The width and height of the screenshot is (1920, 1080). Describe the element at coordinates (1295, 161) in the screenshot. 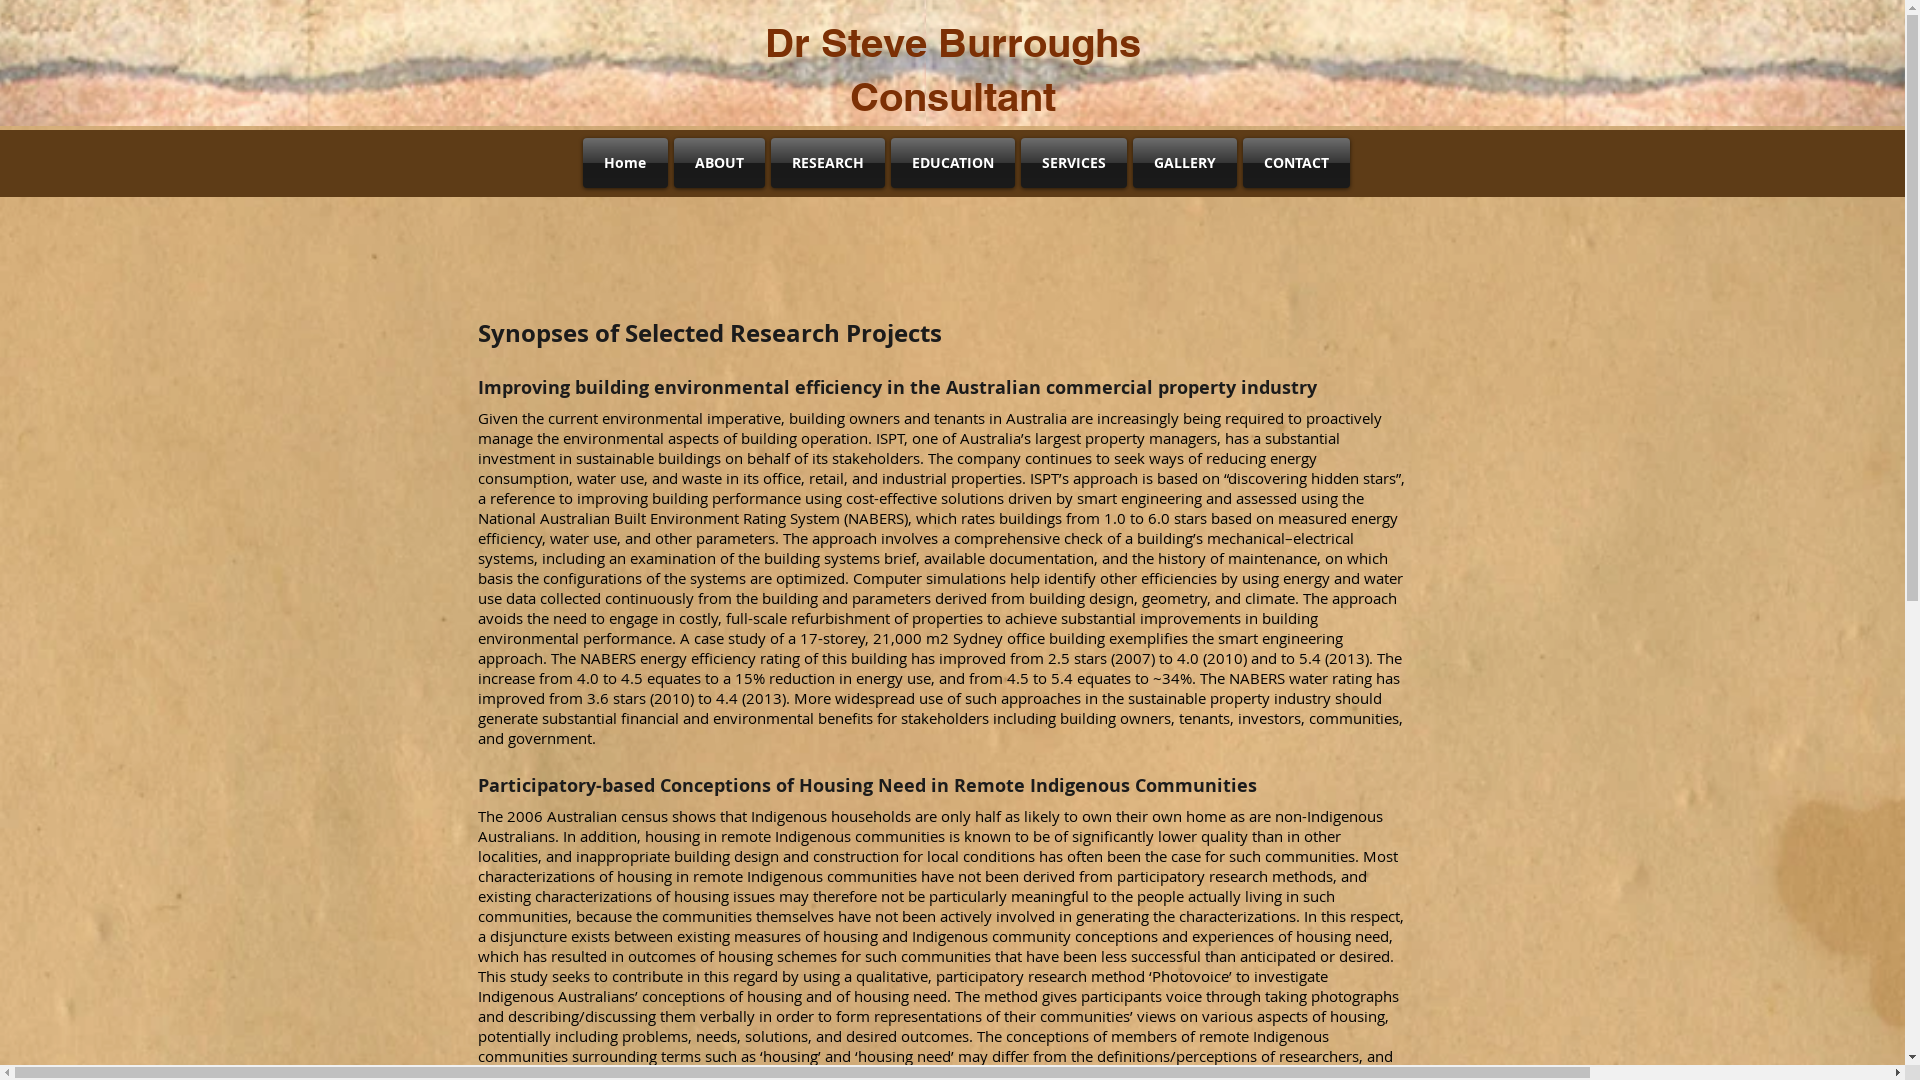

I see `'CONTACT'` at that location.